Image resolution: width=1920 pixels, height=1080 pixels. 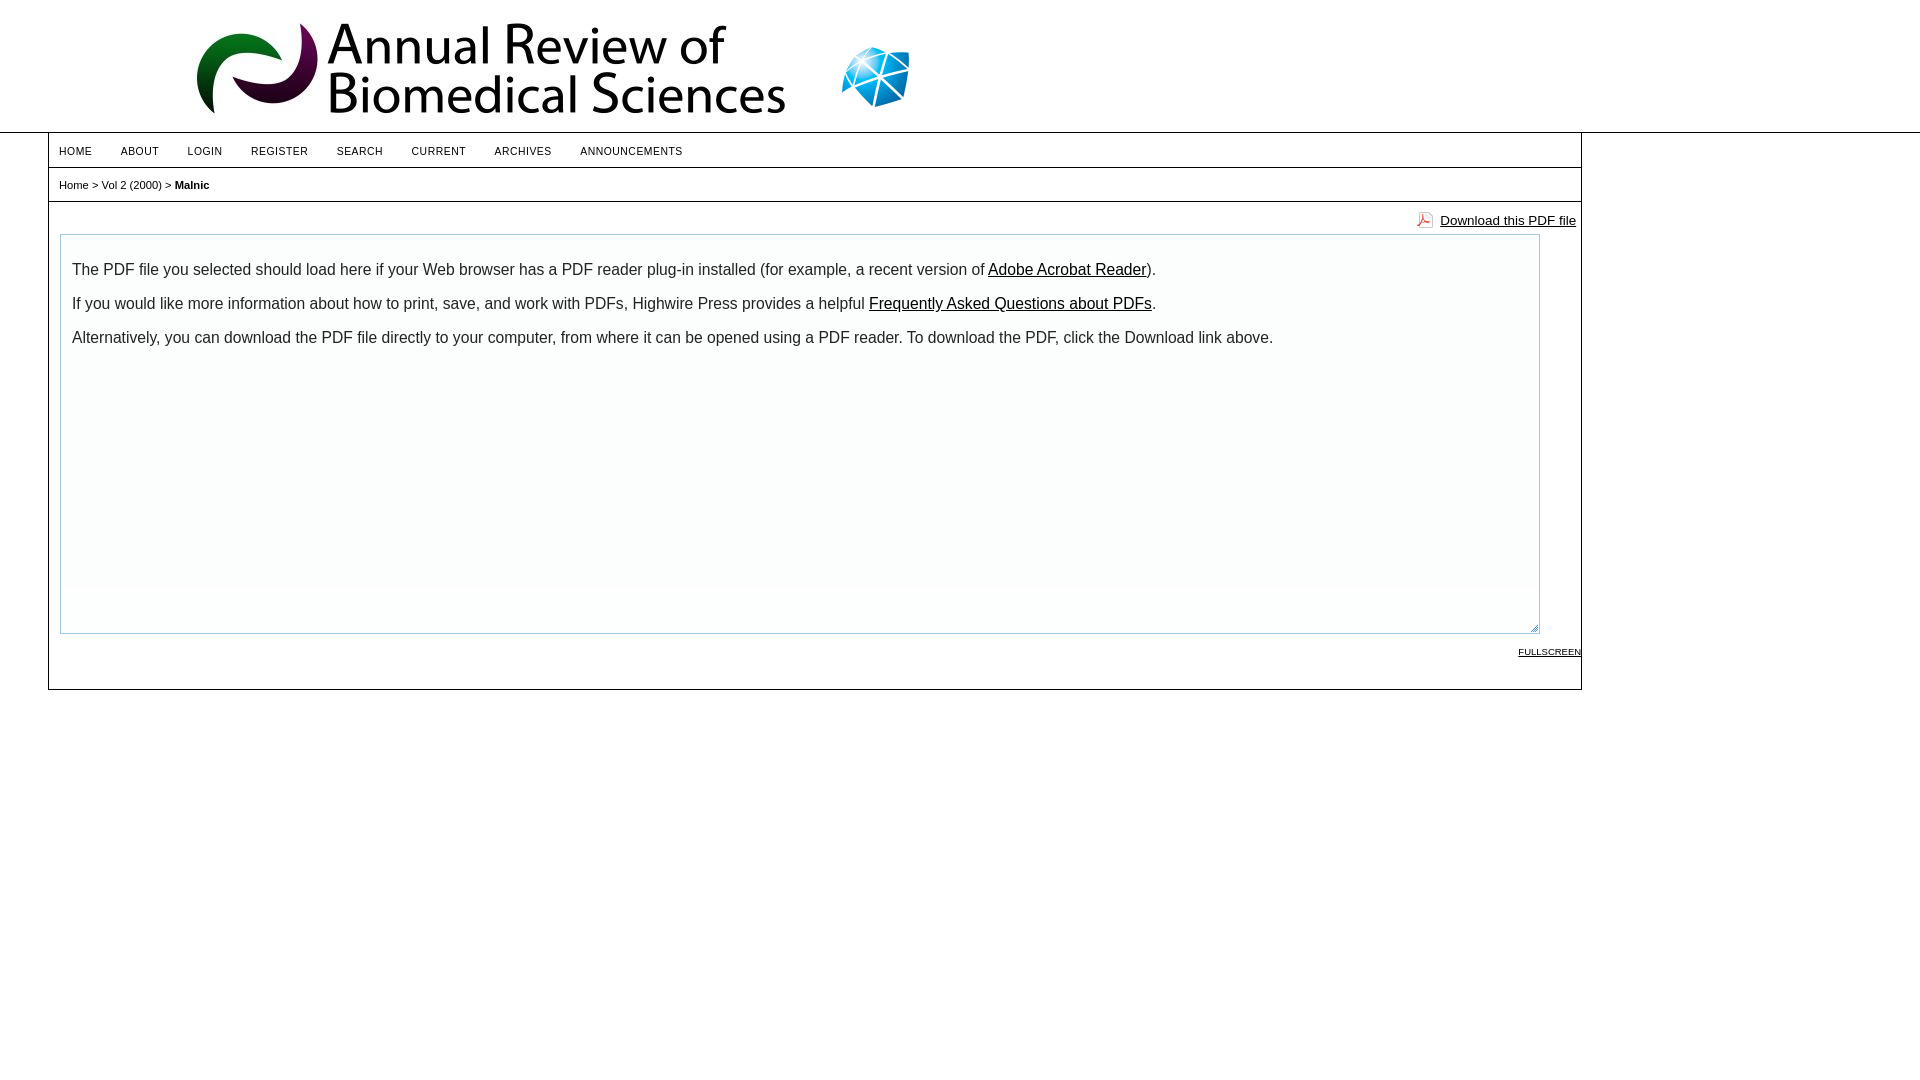 I want to click on 'LOGIN', so click(x=187, y=150).